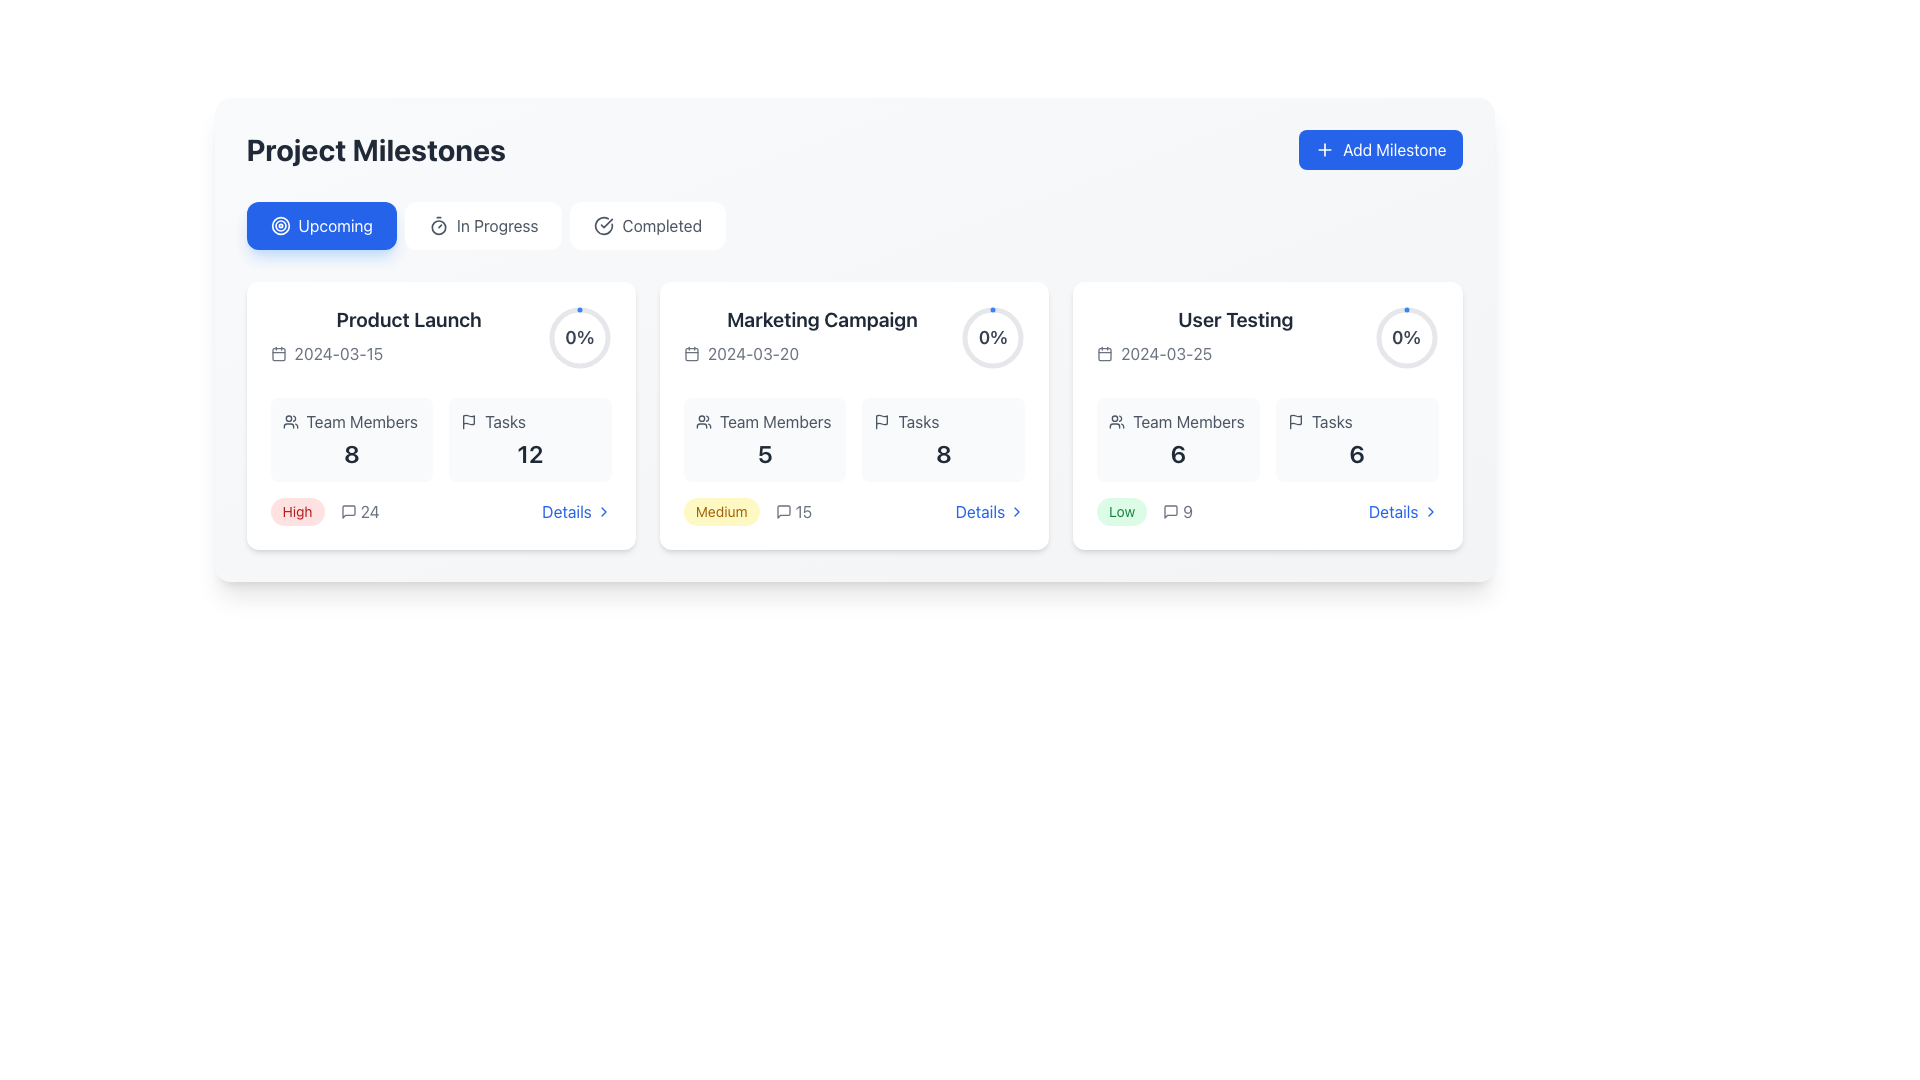 Image resolution: width=1920 pixels, height=1080 pixels. What do you see at coordinates (720, 511) in the screenshot?
I see `the Text Indicator or Badge located in the details section under the 'Marketing Campaign' milestone card of the 'Project Milestones' panel, positioned near the bottom next to the team member count and comment icon` at bounding box center [720, 511].